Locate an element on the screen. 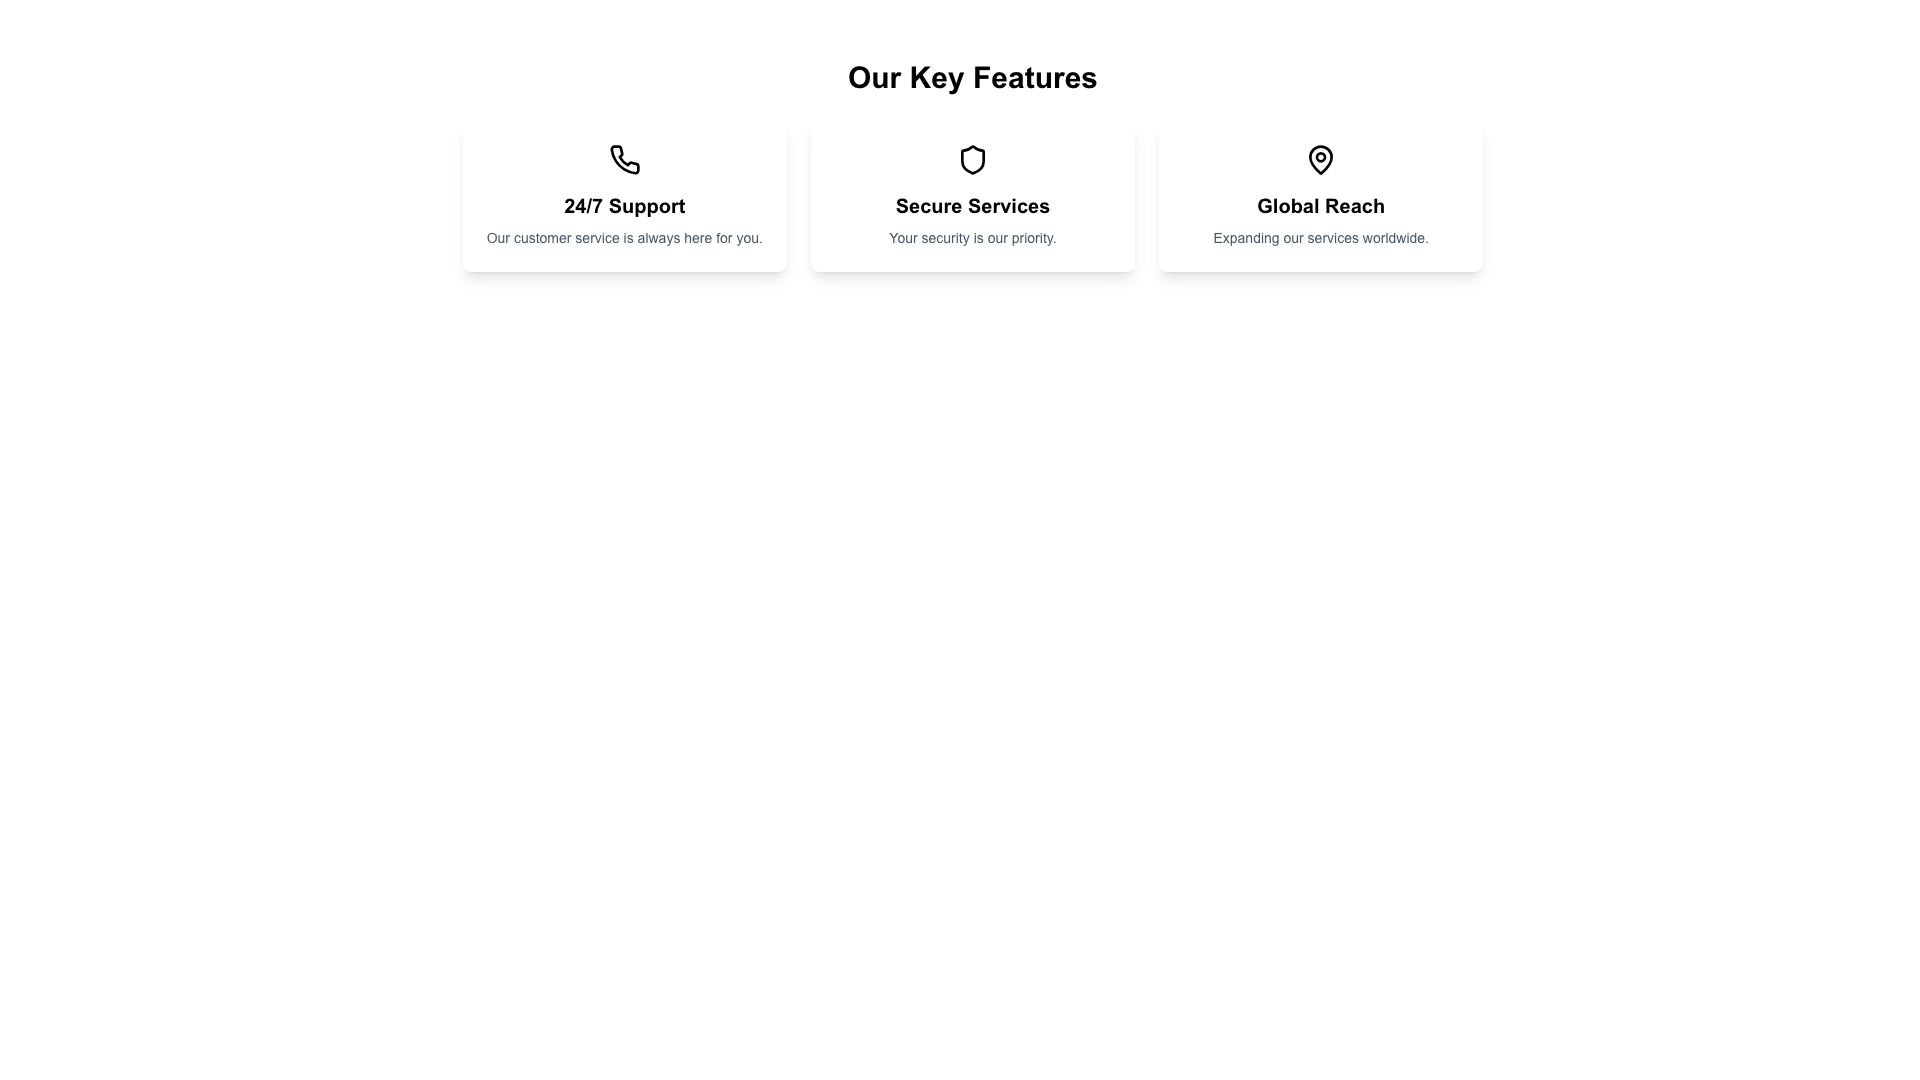  the 'Global Reach' icon located at the top-center of the card, which visually represents a location or global reach concept is located at coordinates (1321, 158).